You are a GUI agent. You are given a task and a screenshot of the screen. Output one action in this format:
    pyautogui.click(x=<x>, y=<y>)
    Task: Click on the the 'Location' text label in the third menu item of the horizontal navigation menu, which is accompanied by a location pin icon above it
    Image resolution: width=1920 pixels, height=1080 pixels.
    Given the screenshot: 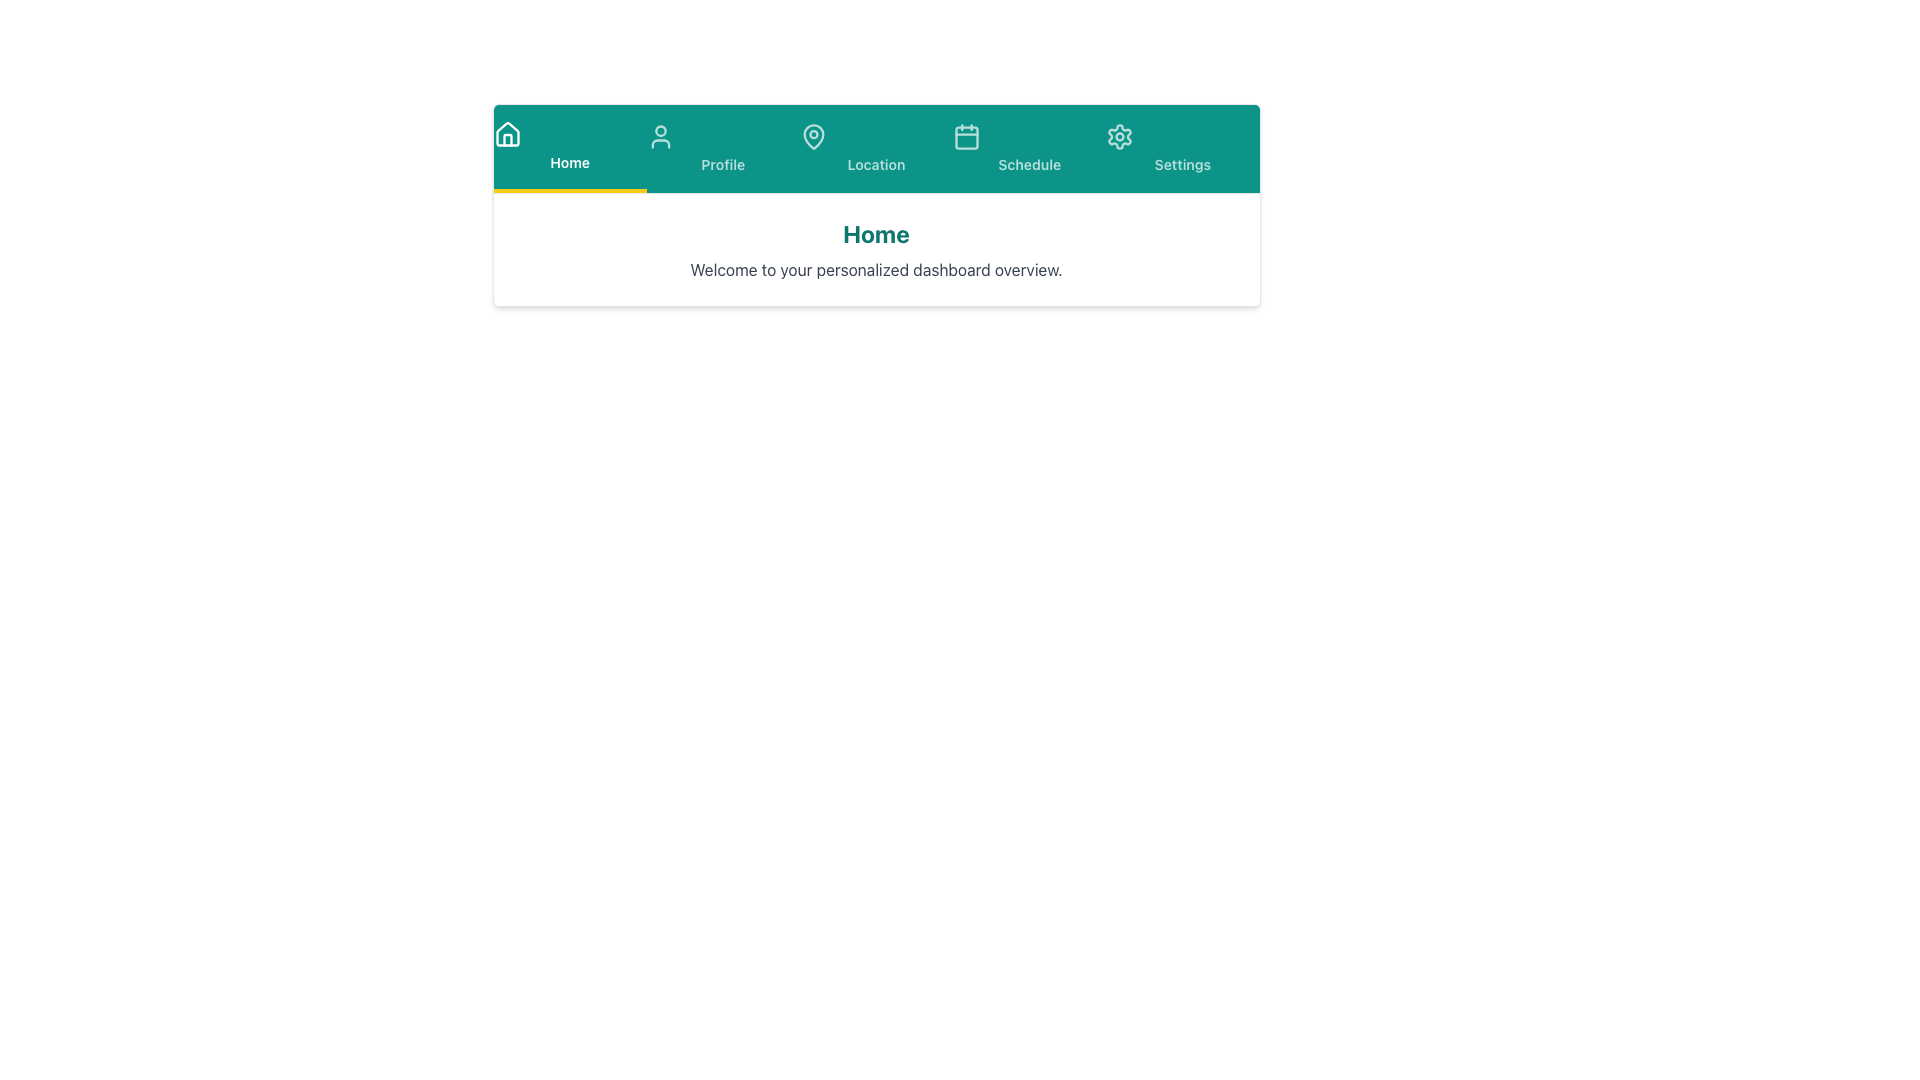 What is the action you would take?
    pyautogui.click(x=876, y=164)
    